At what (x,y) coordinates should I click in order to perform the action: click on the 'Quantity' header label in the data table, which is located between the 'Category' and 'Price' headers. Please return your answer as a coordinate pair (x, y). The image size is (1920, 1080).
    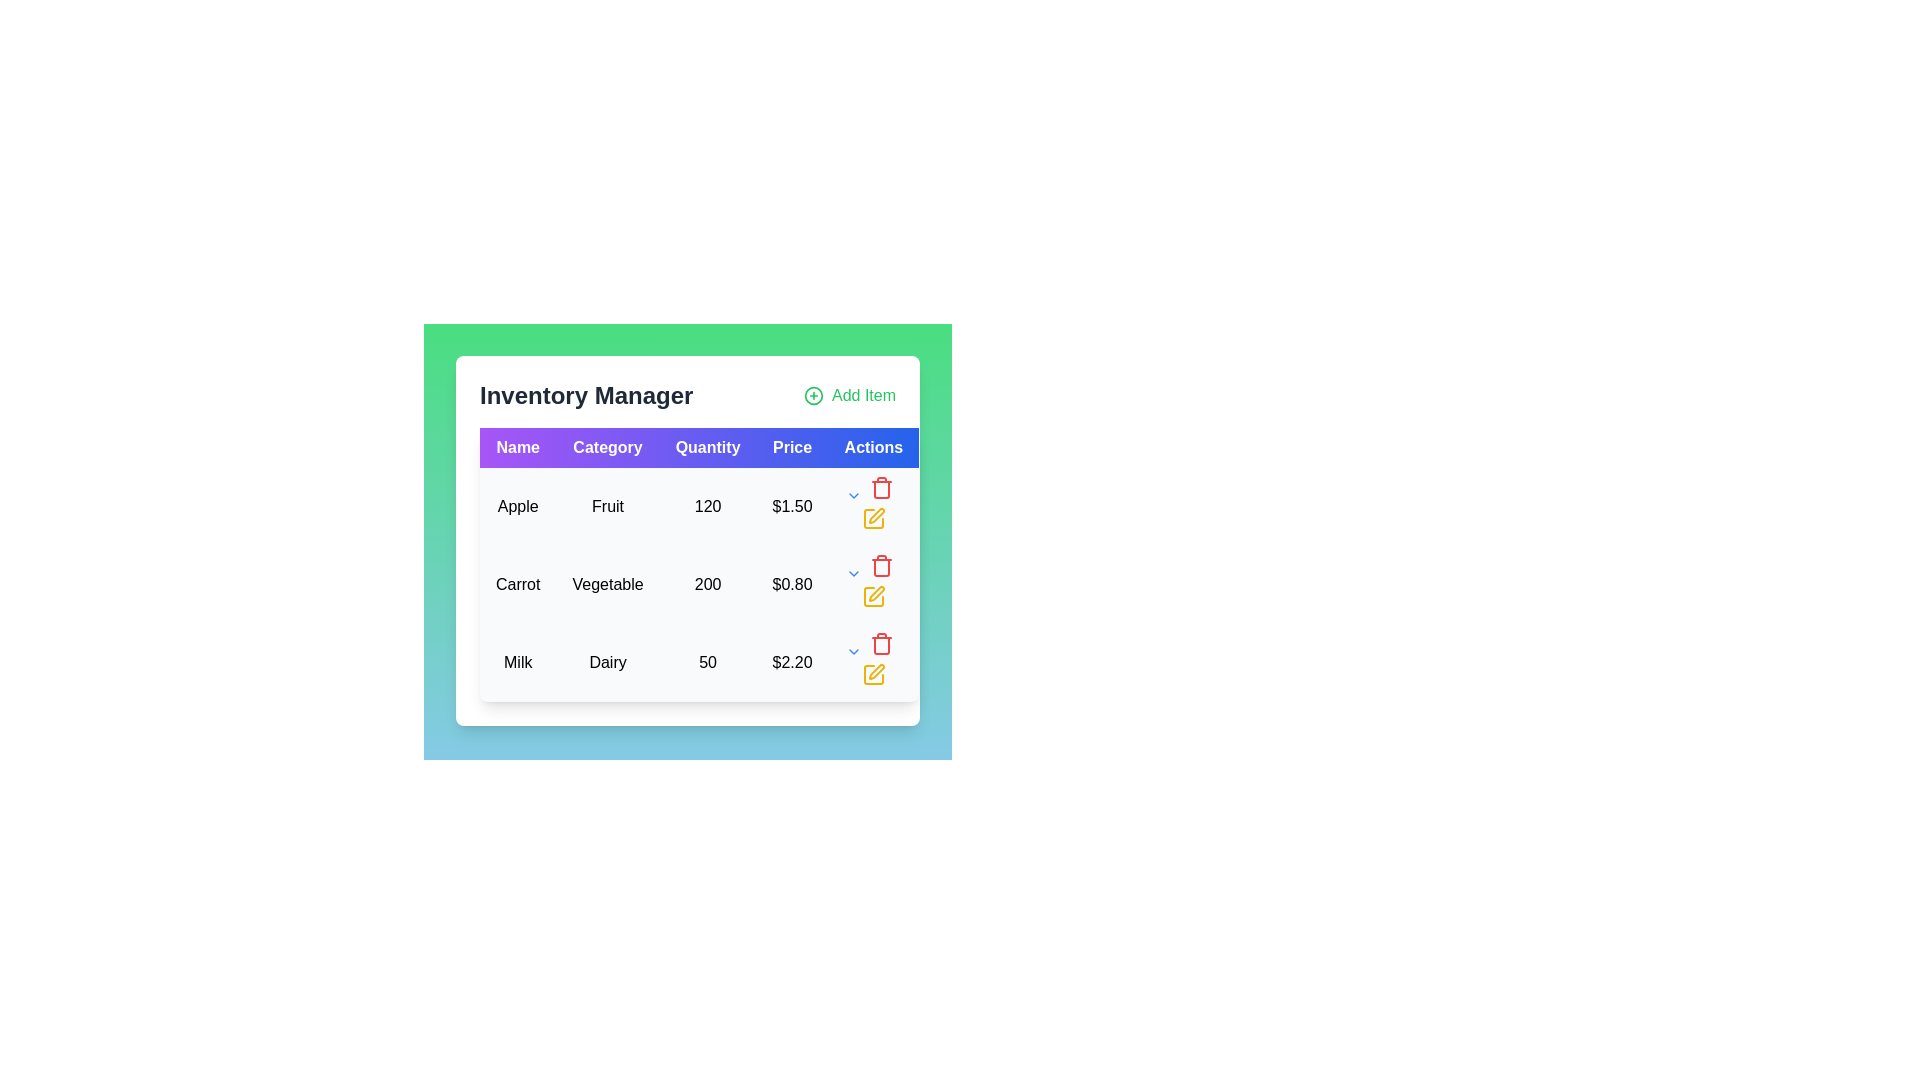
    Looking at the image, I should click on (708, 446).